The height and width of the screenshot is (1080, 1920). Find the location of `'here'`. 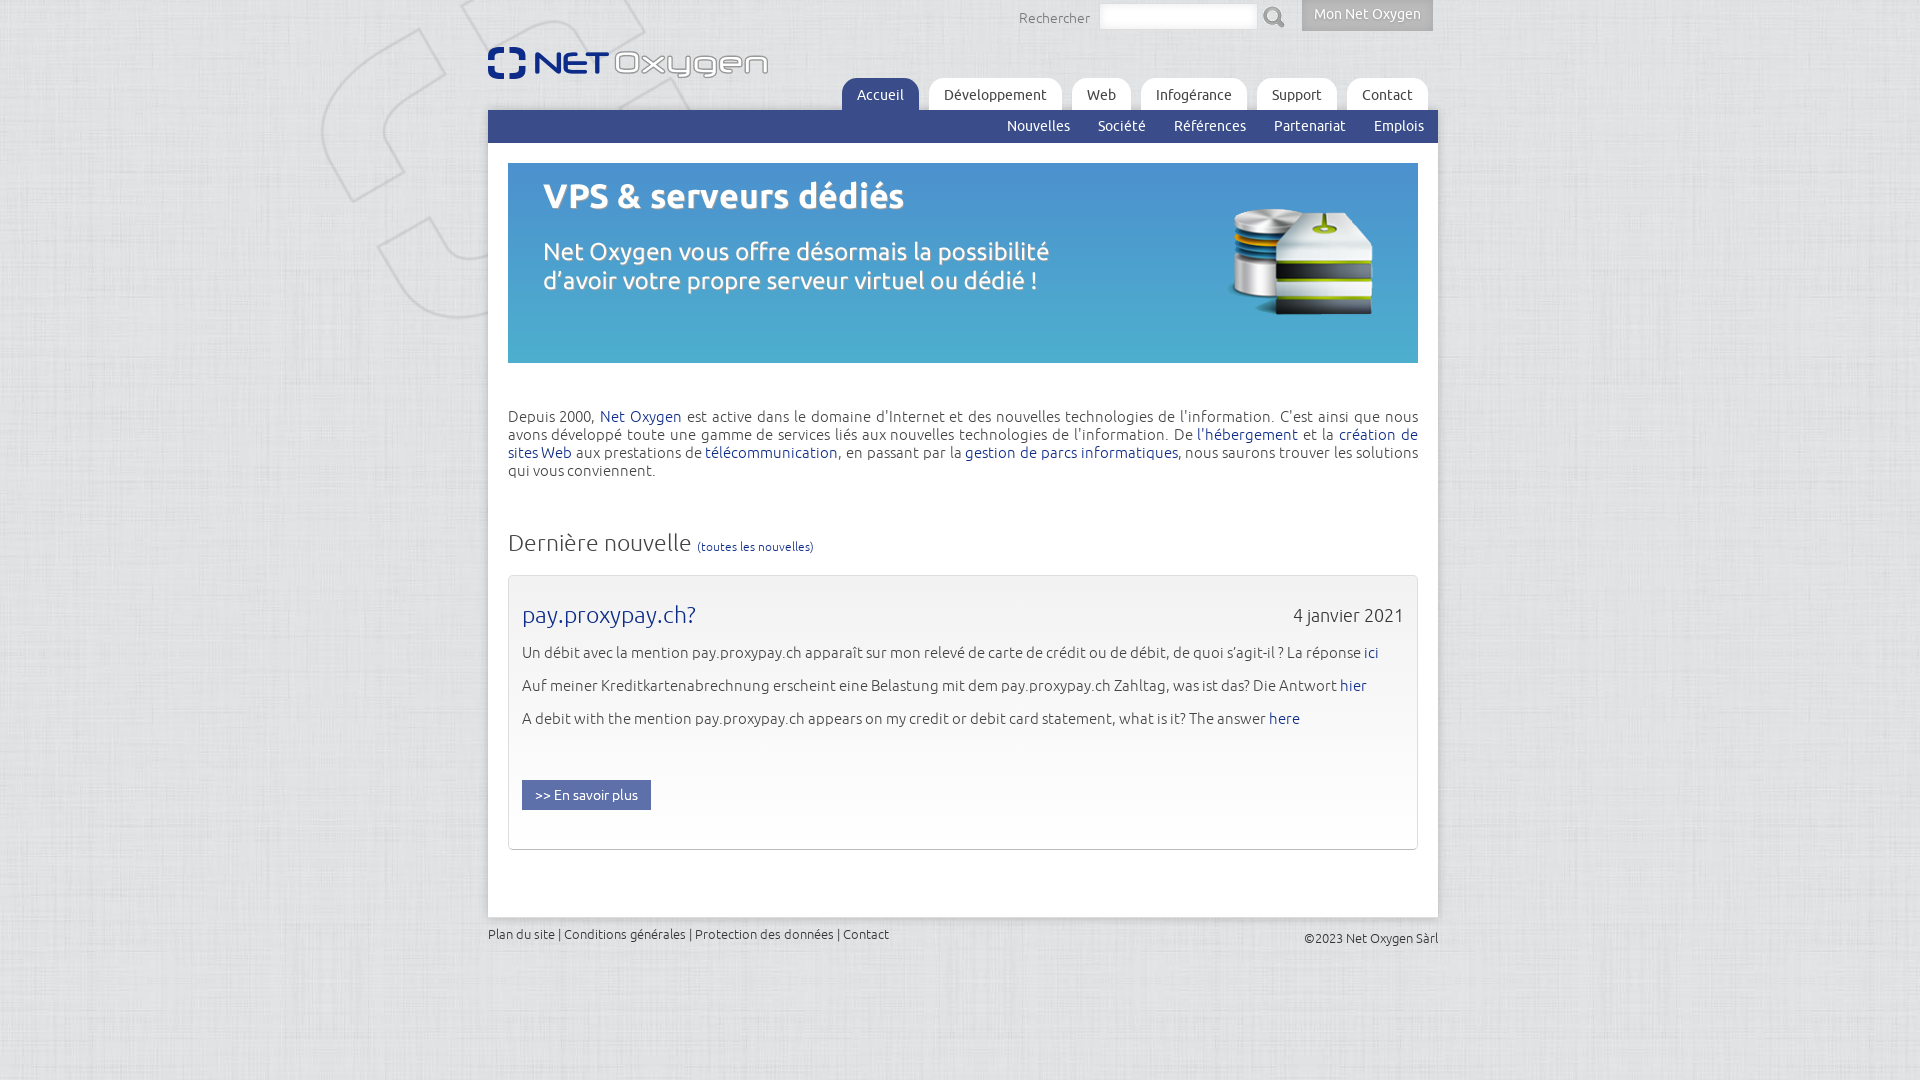

'here' is located at coordinates (1266, 717).